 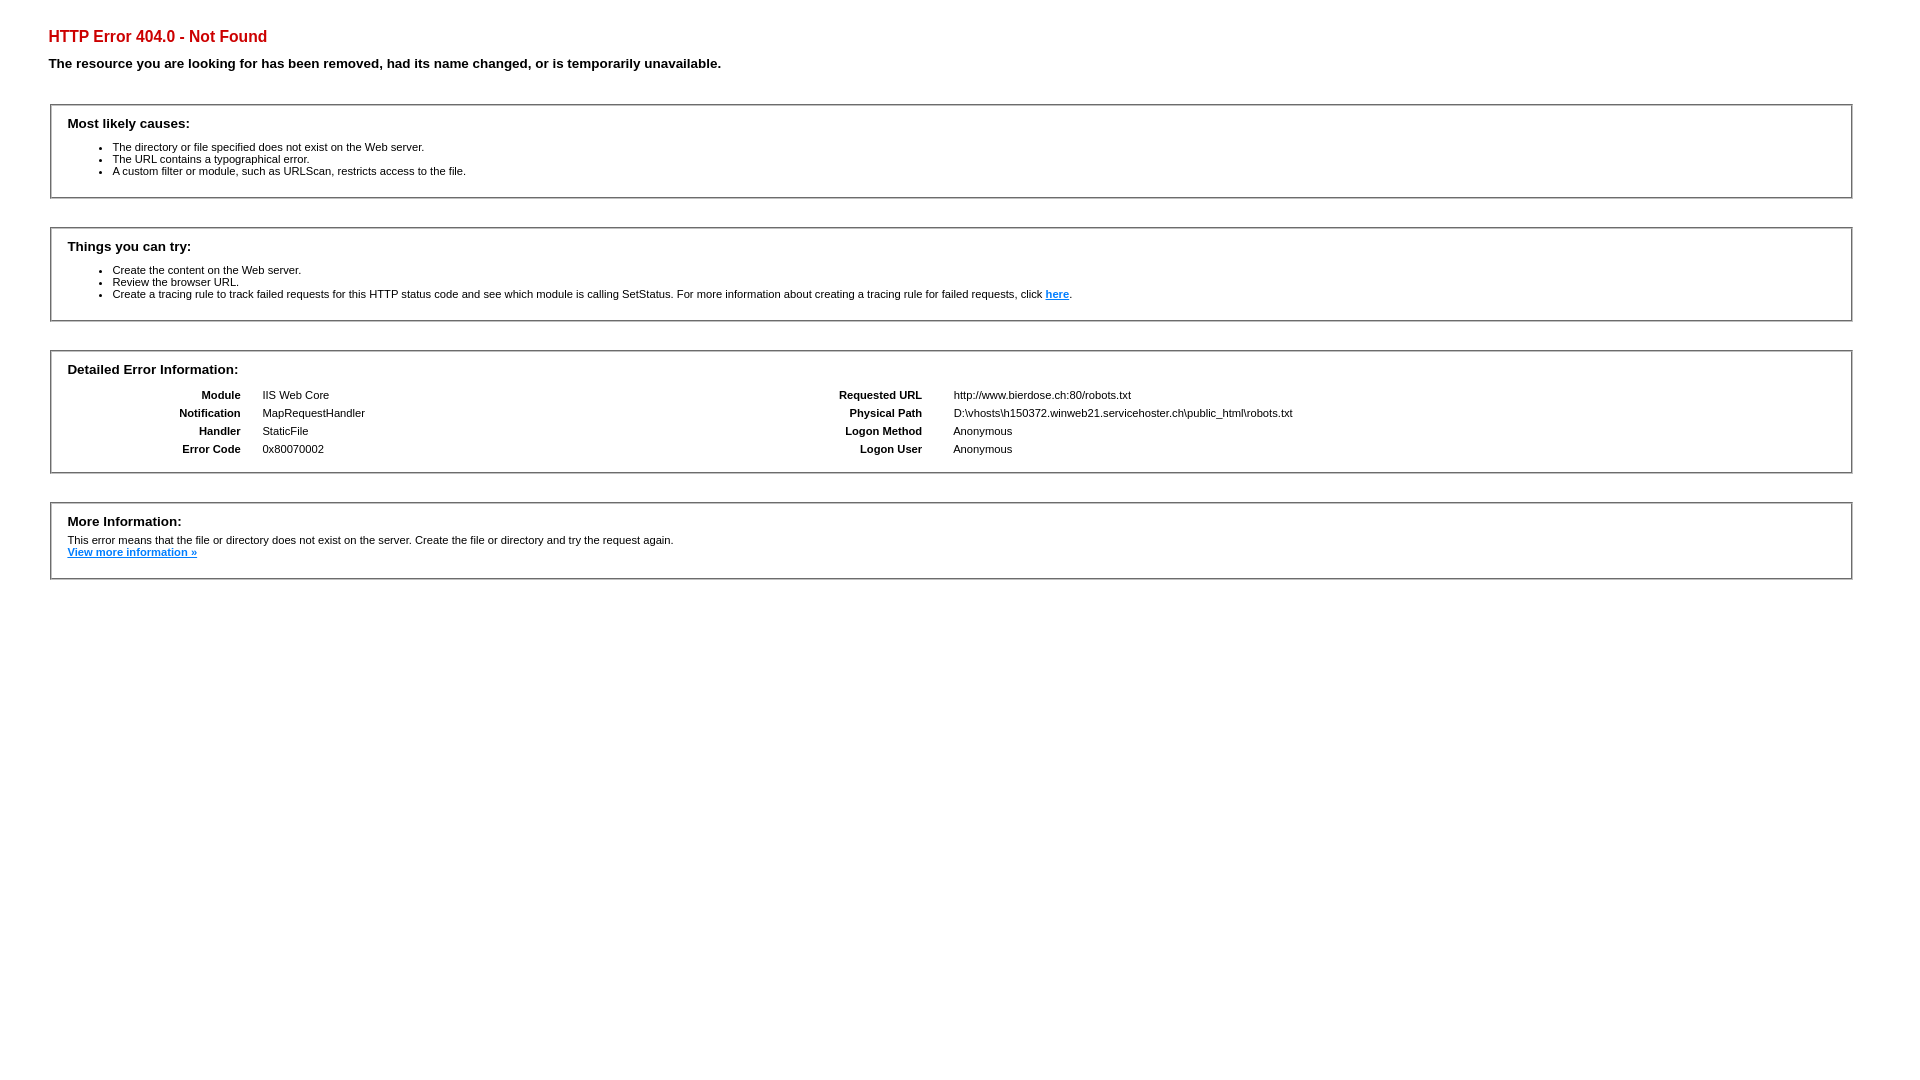 What do you see at coordinates (1056, 293) in the screenshot?
I see `'here'` at bounding box center [1056, 293].